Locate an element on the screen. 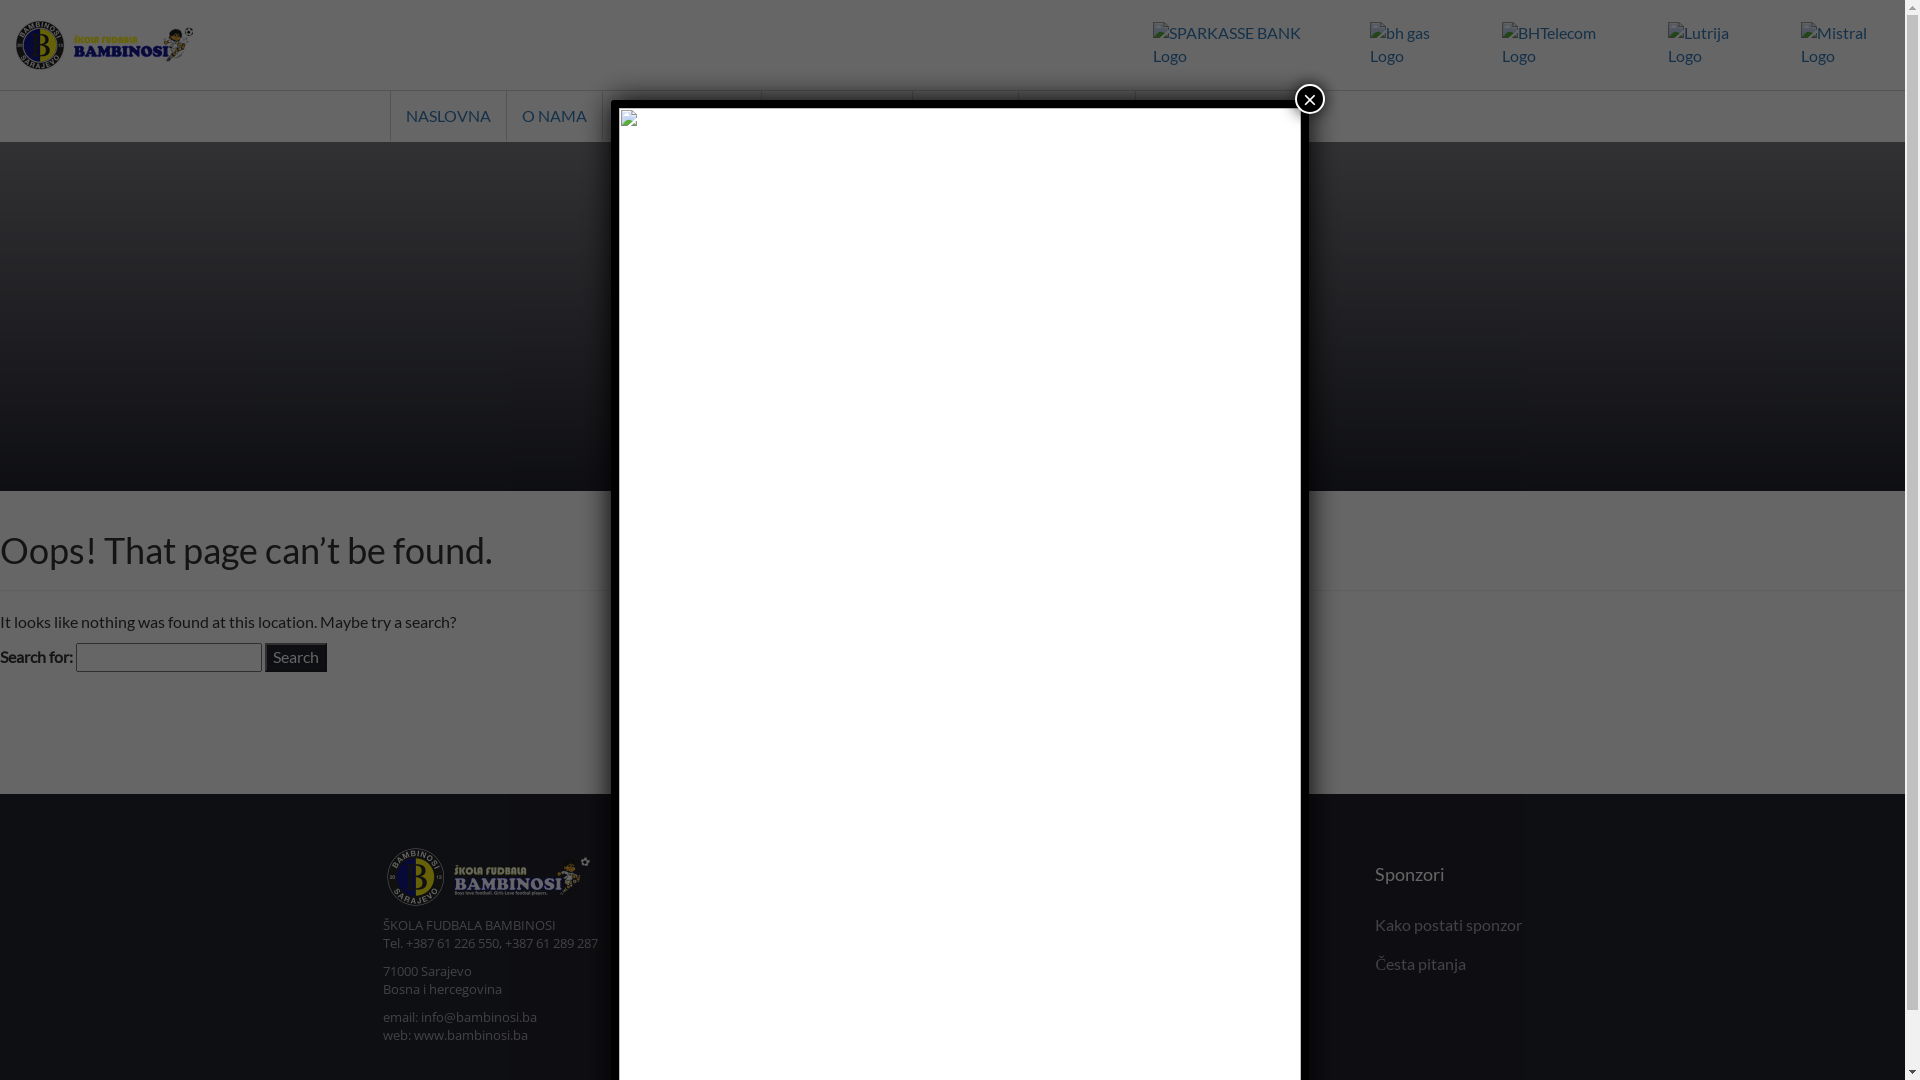 The height and width of the screenshot is (1080, 1920). 'O NAMA' is located at coordinates (554, 115).